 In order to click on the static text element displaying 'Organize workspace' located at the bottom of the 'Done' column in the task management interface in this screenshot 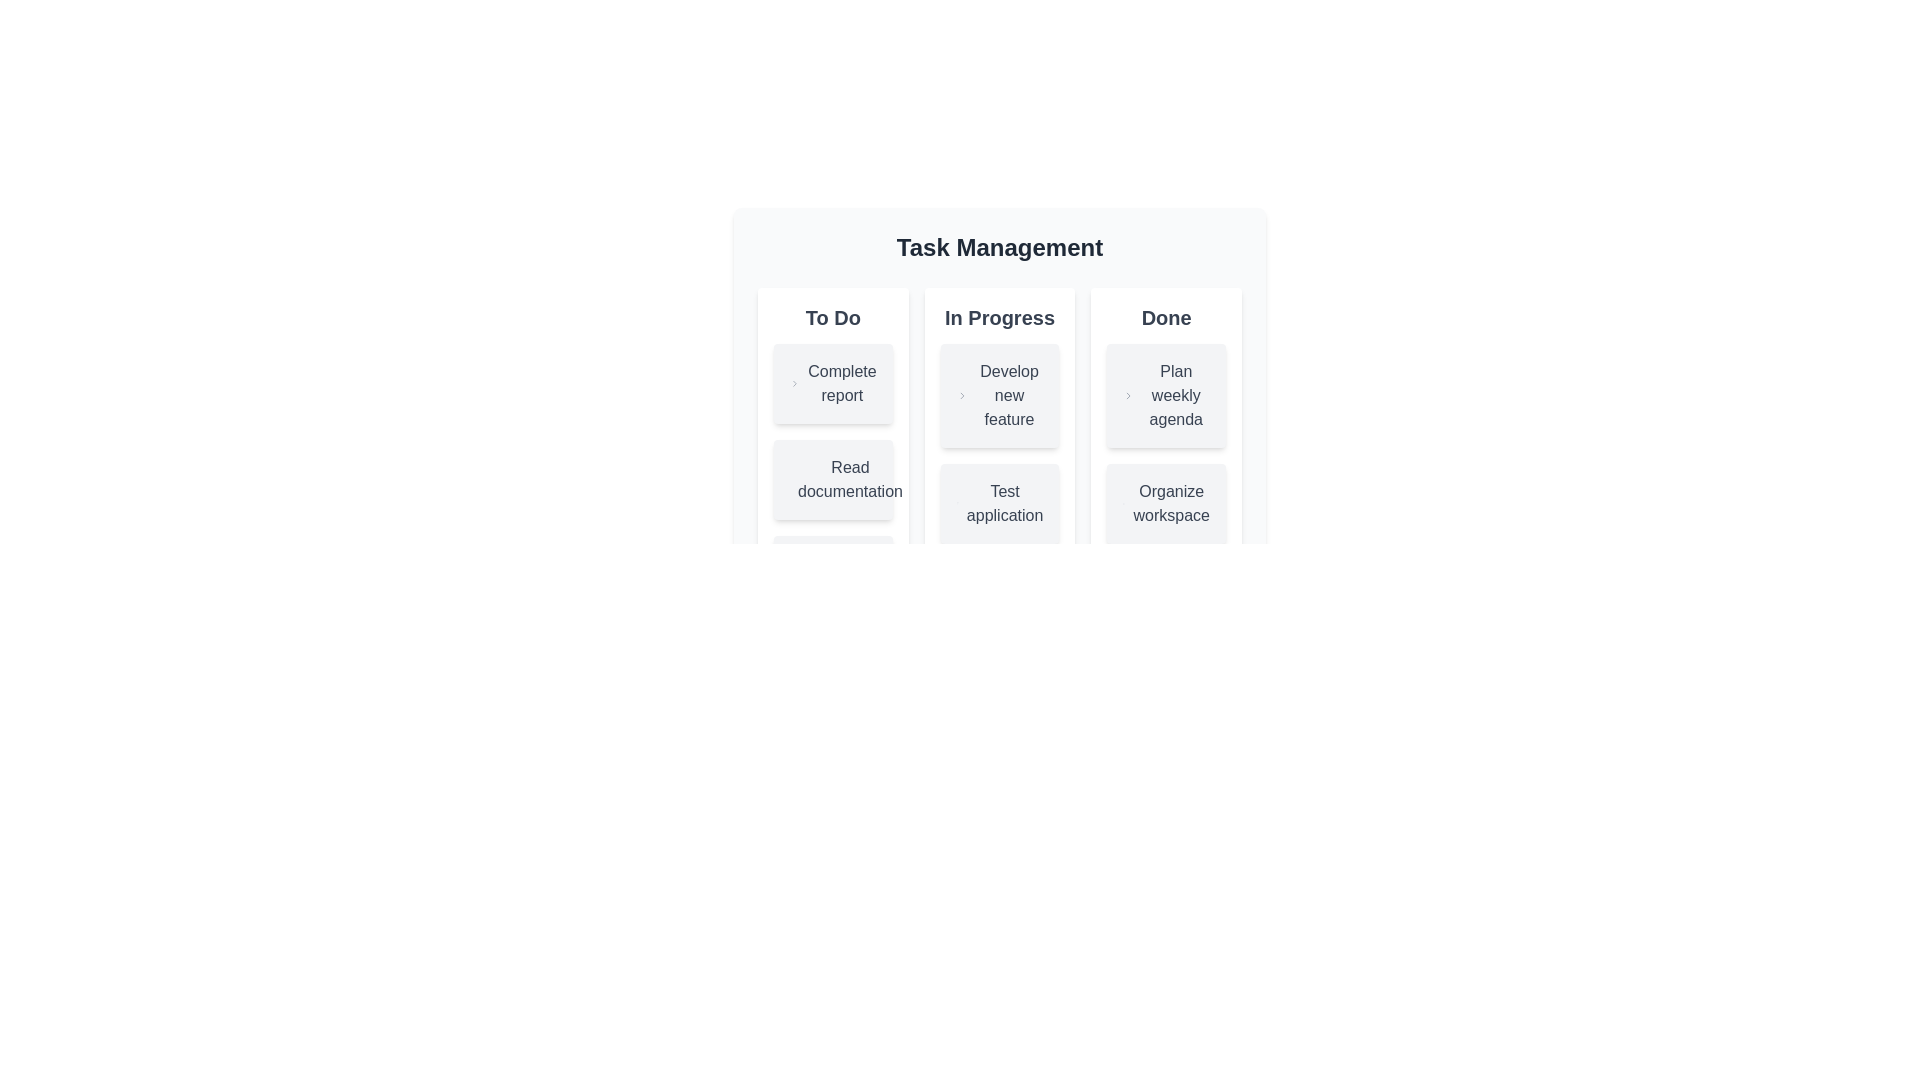, I will do `click(1166, 503)`.